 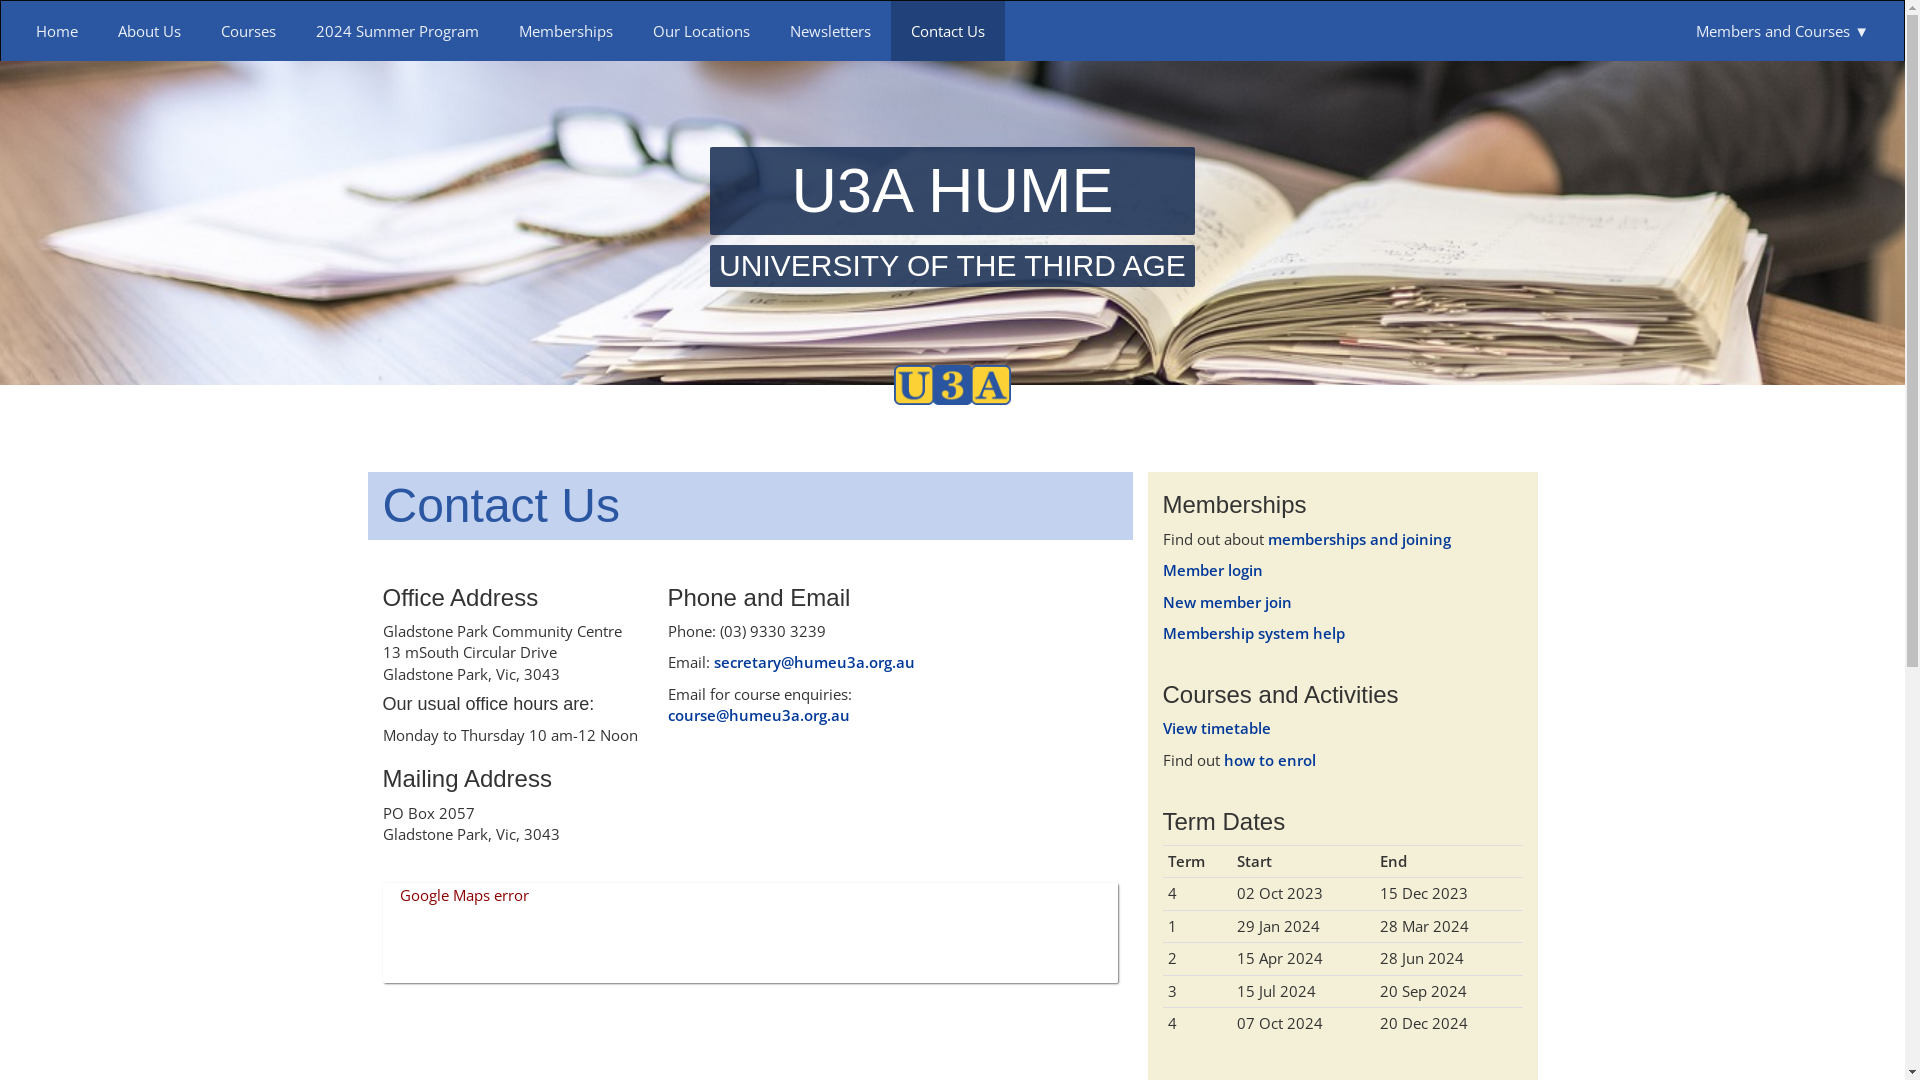 I want to click on 'Contact Us', so click(x=947, y=30).